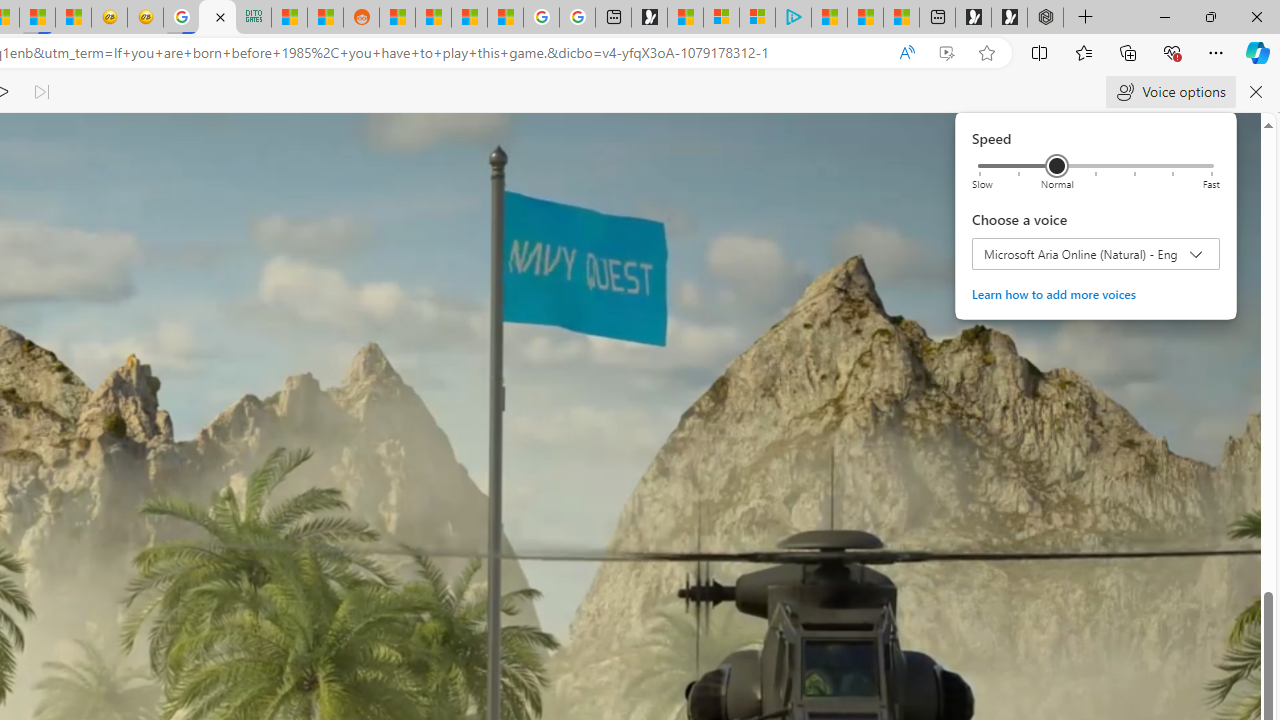 The height and width of the screenshot is (720, 1280). Describe the element at coordinates (288, 17) in the screenshot. I see `'MSNBC - MSN'` at that location.